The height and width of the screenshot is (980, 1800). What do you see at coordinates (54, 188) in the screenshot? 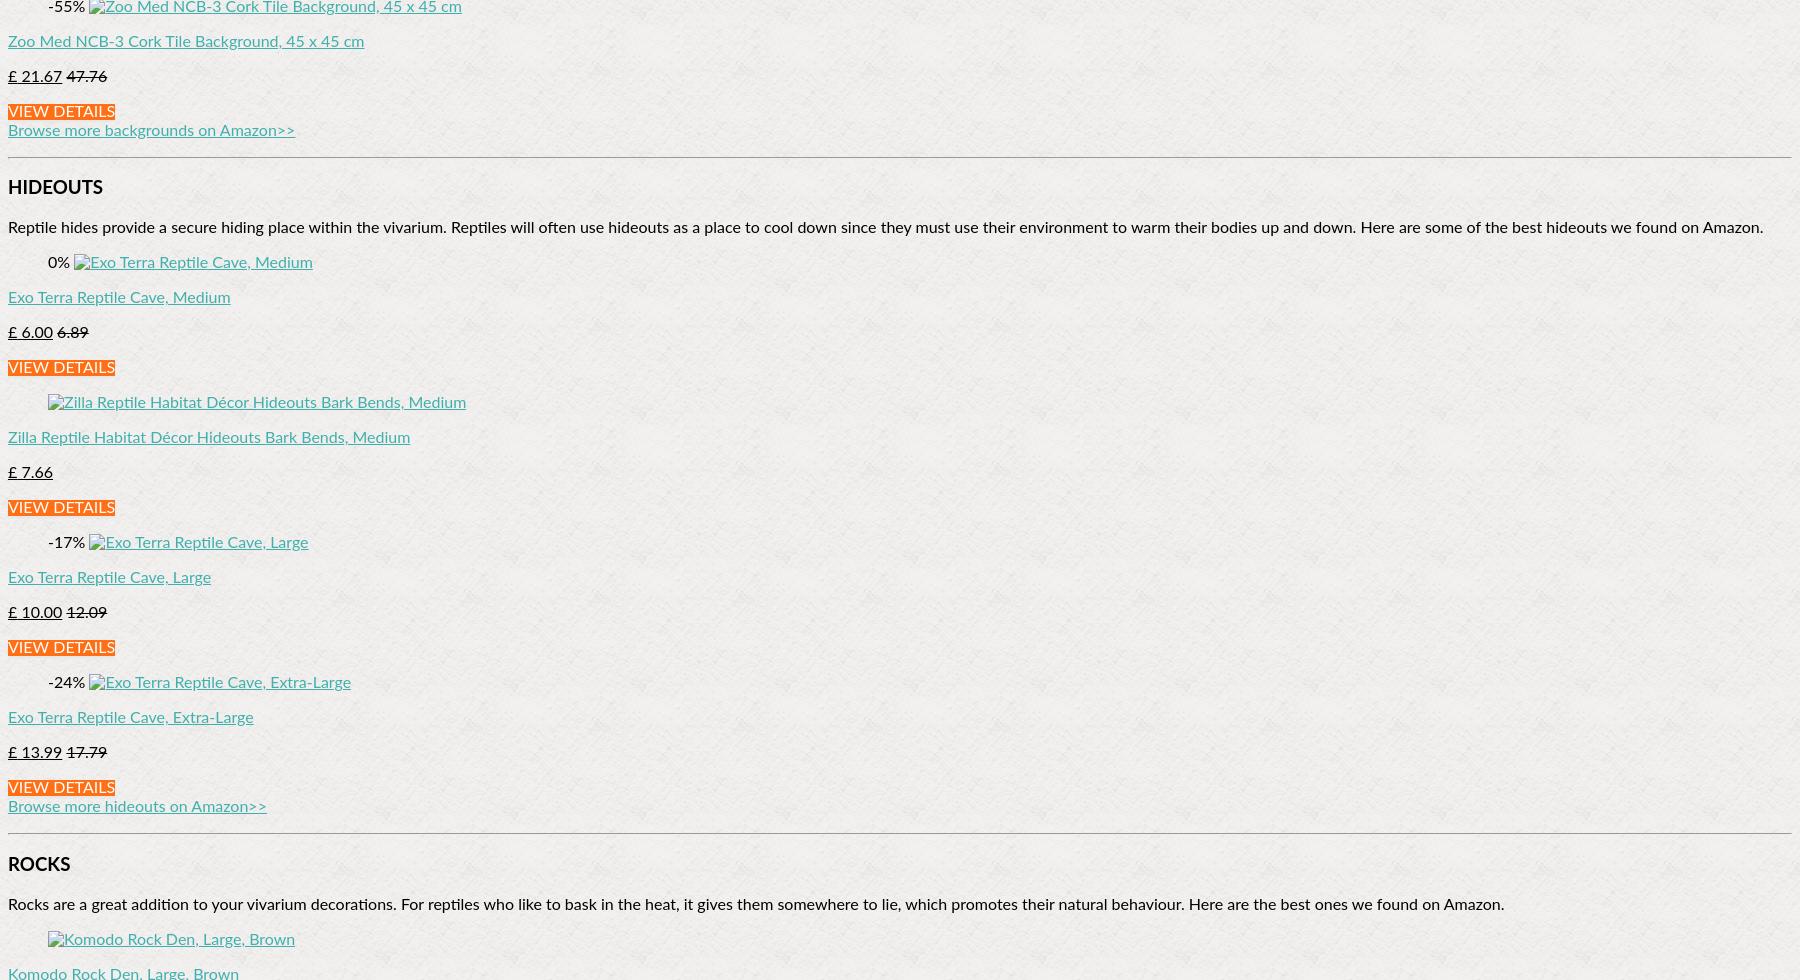
I see `'Hideouts'` at bounding box center [54, 188].